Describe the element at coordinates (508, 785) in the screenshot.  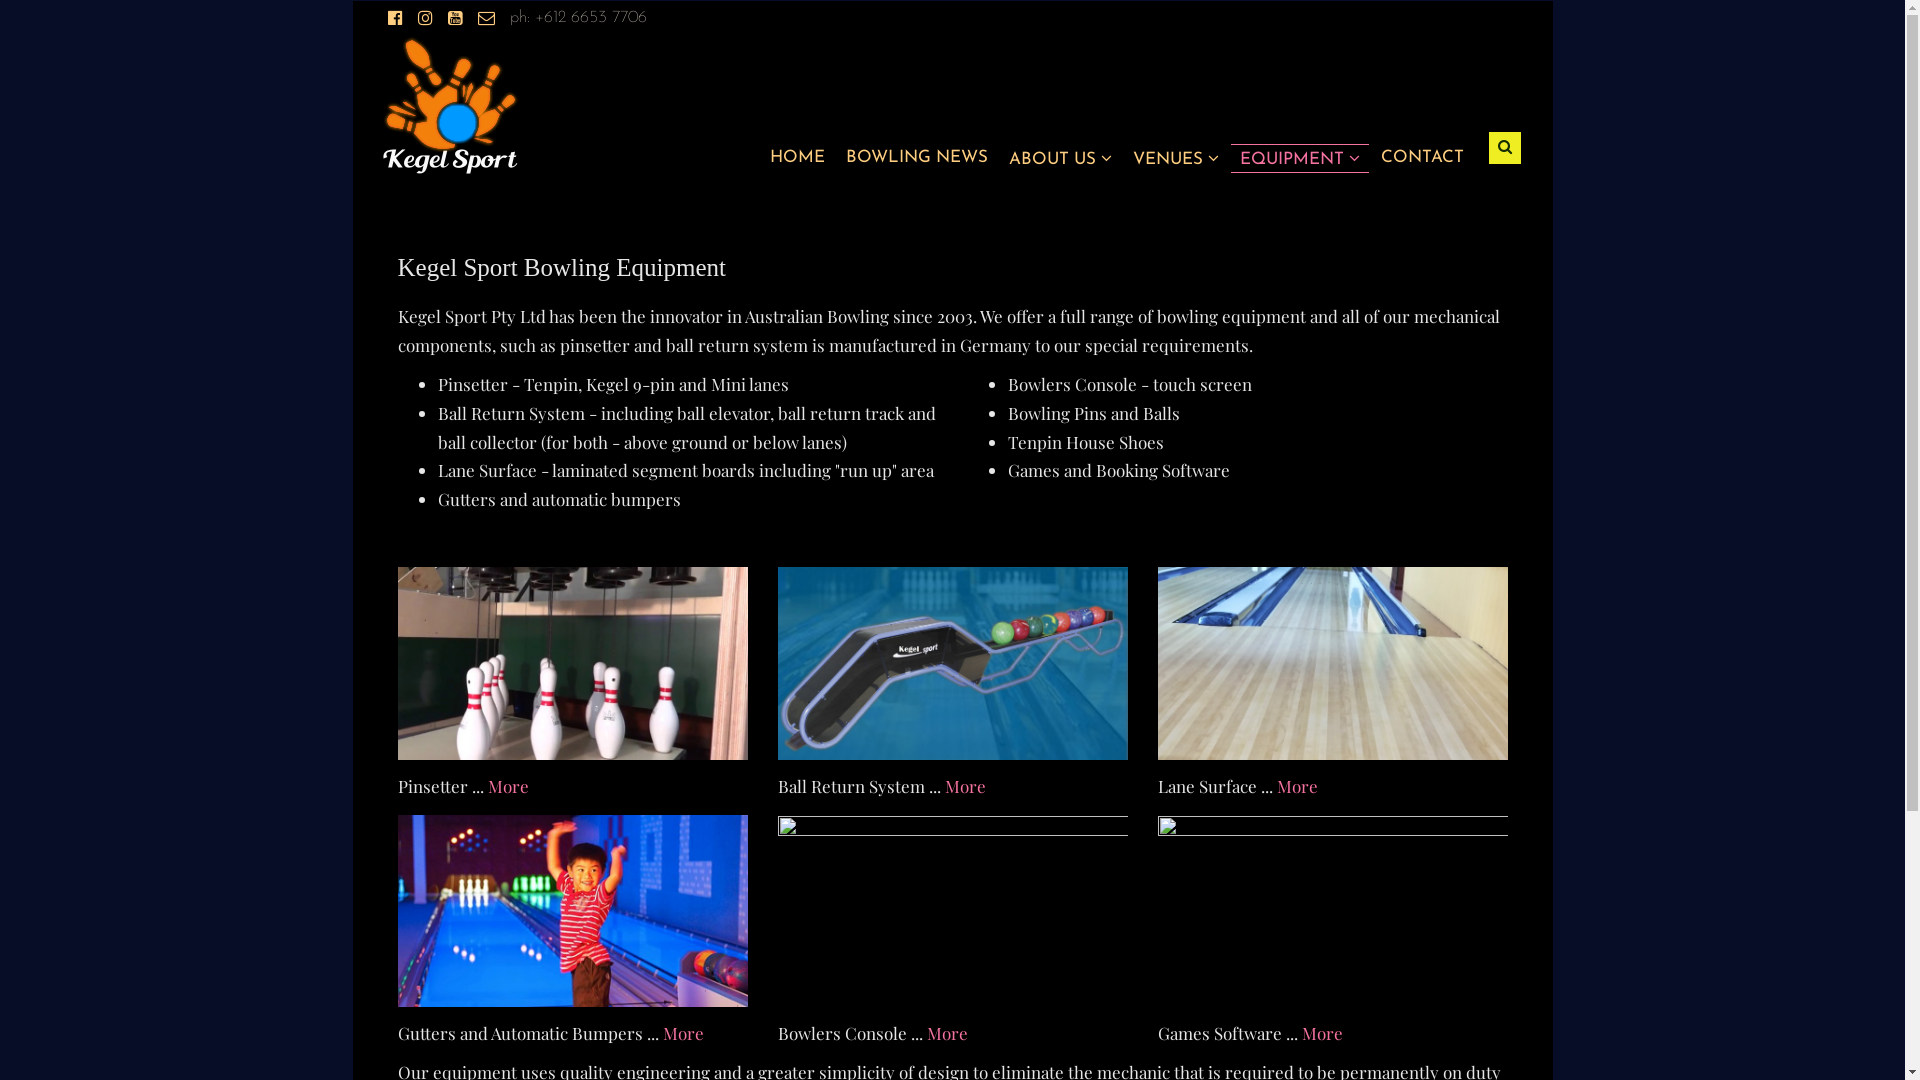
I see `'More'` at that location.